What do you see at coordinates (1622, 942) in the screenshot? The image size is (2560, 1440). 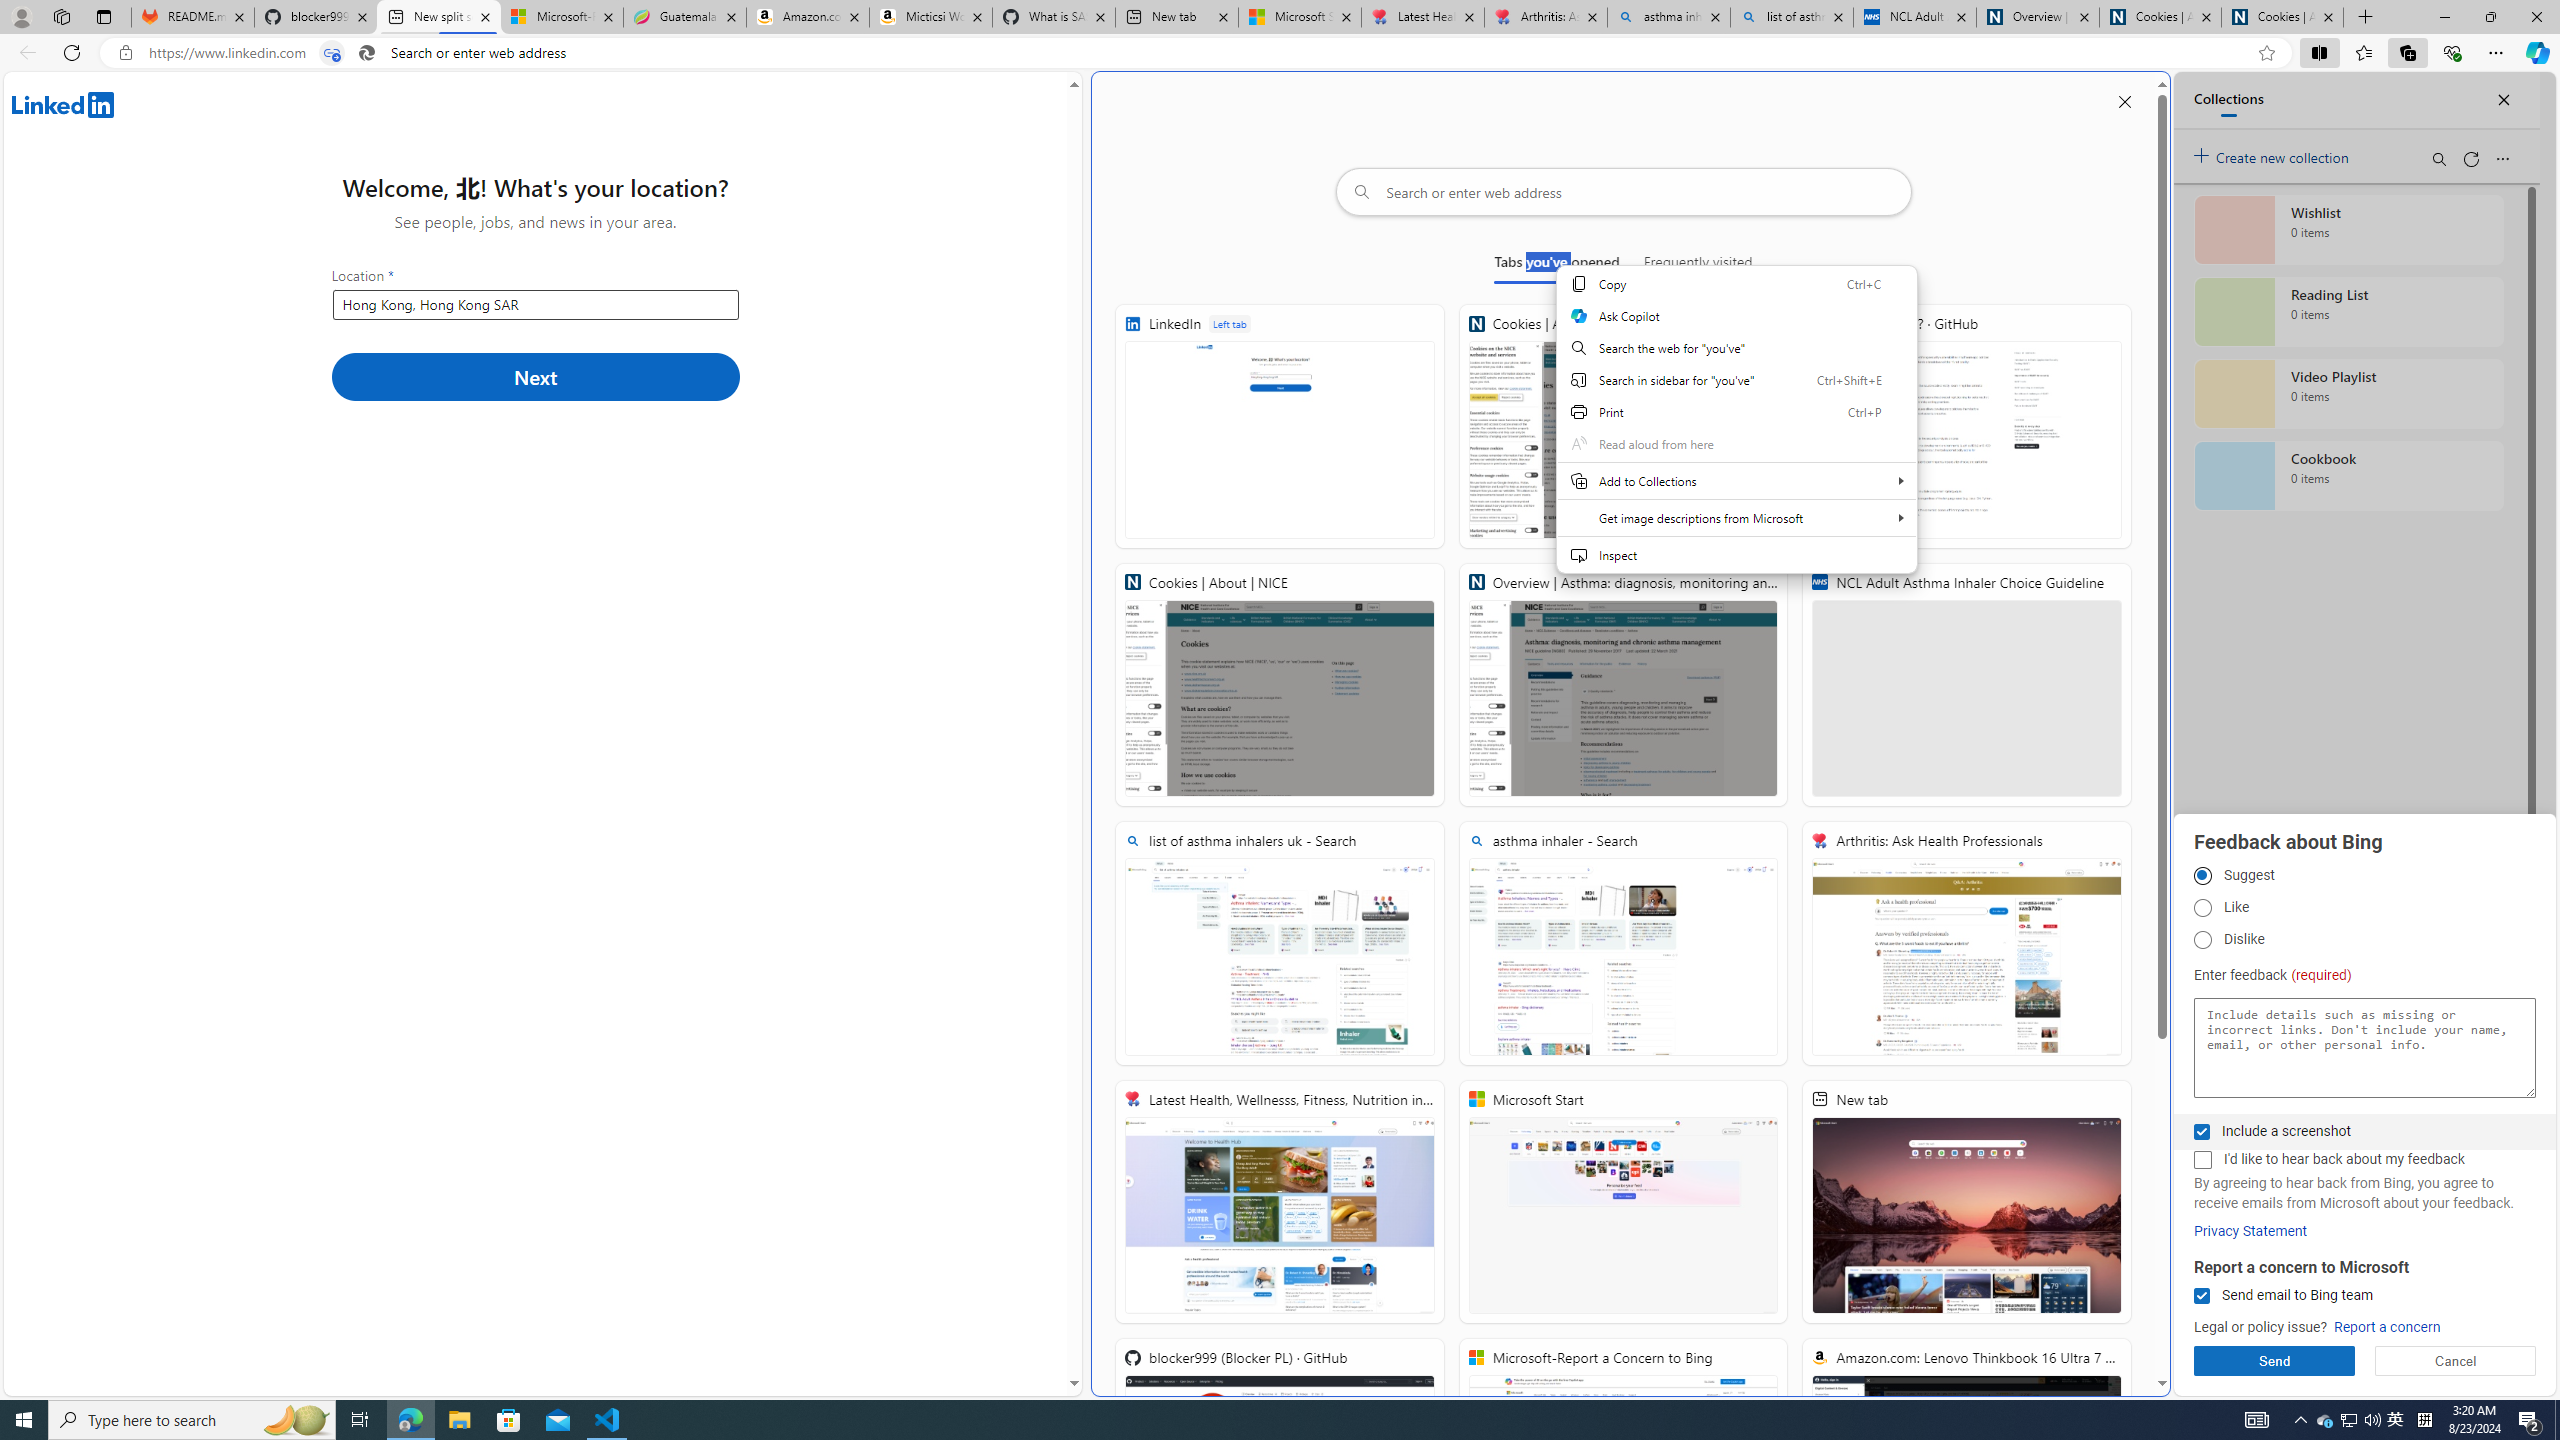 I see `'asthma inhaler - Search'` at bounding box center [1622, 942].